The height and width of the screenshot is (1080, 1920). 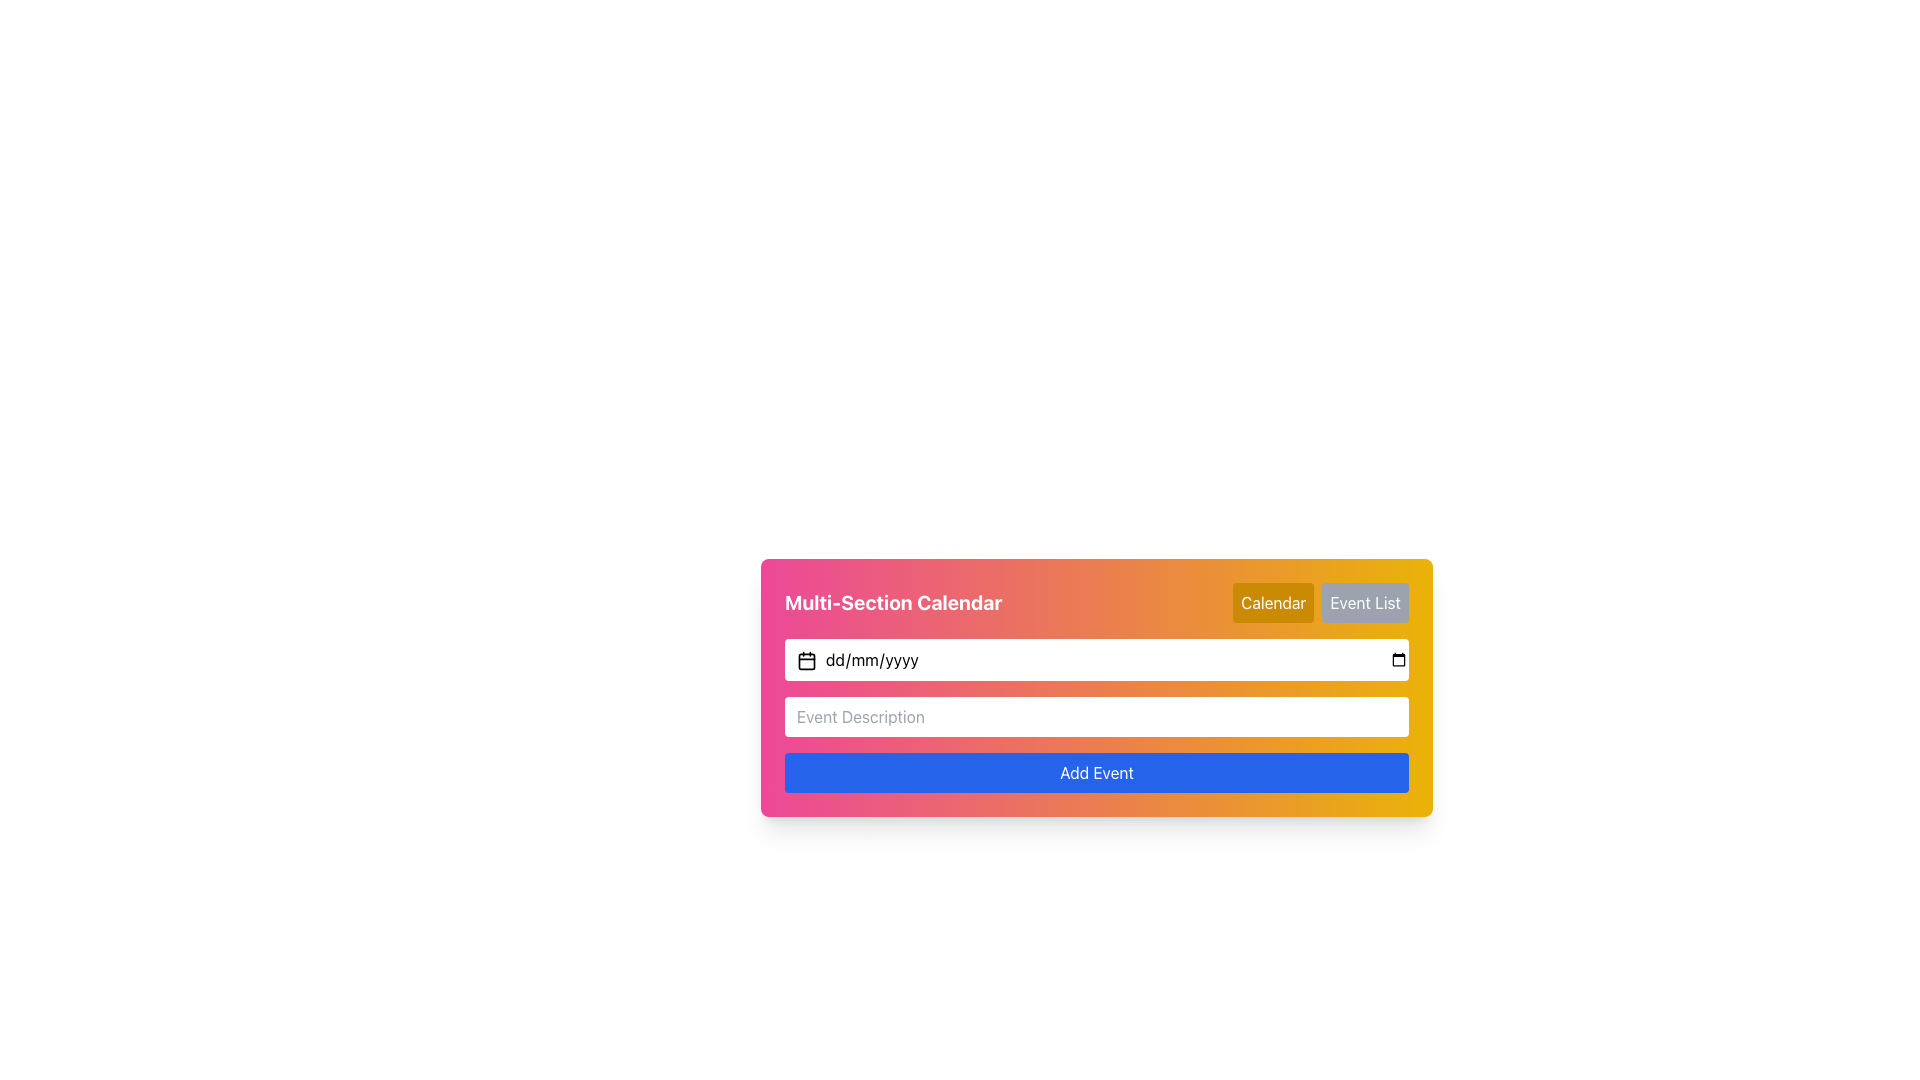 I want to click on the 'Event List' tab in the top-right corner of the Multi-Section Calendar, so click(x=1321, y=601).